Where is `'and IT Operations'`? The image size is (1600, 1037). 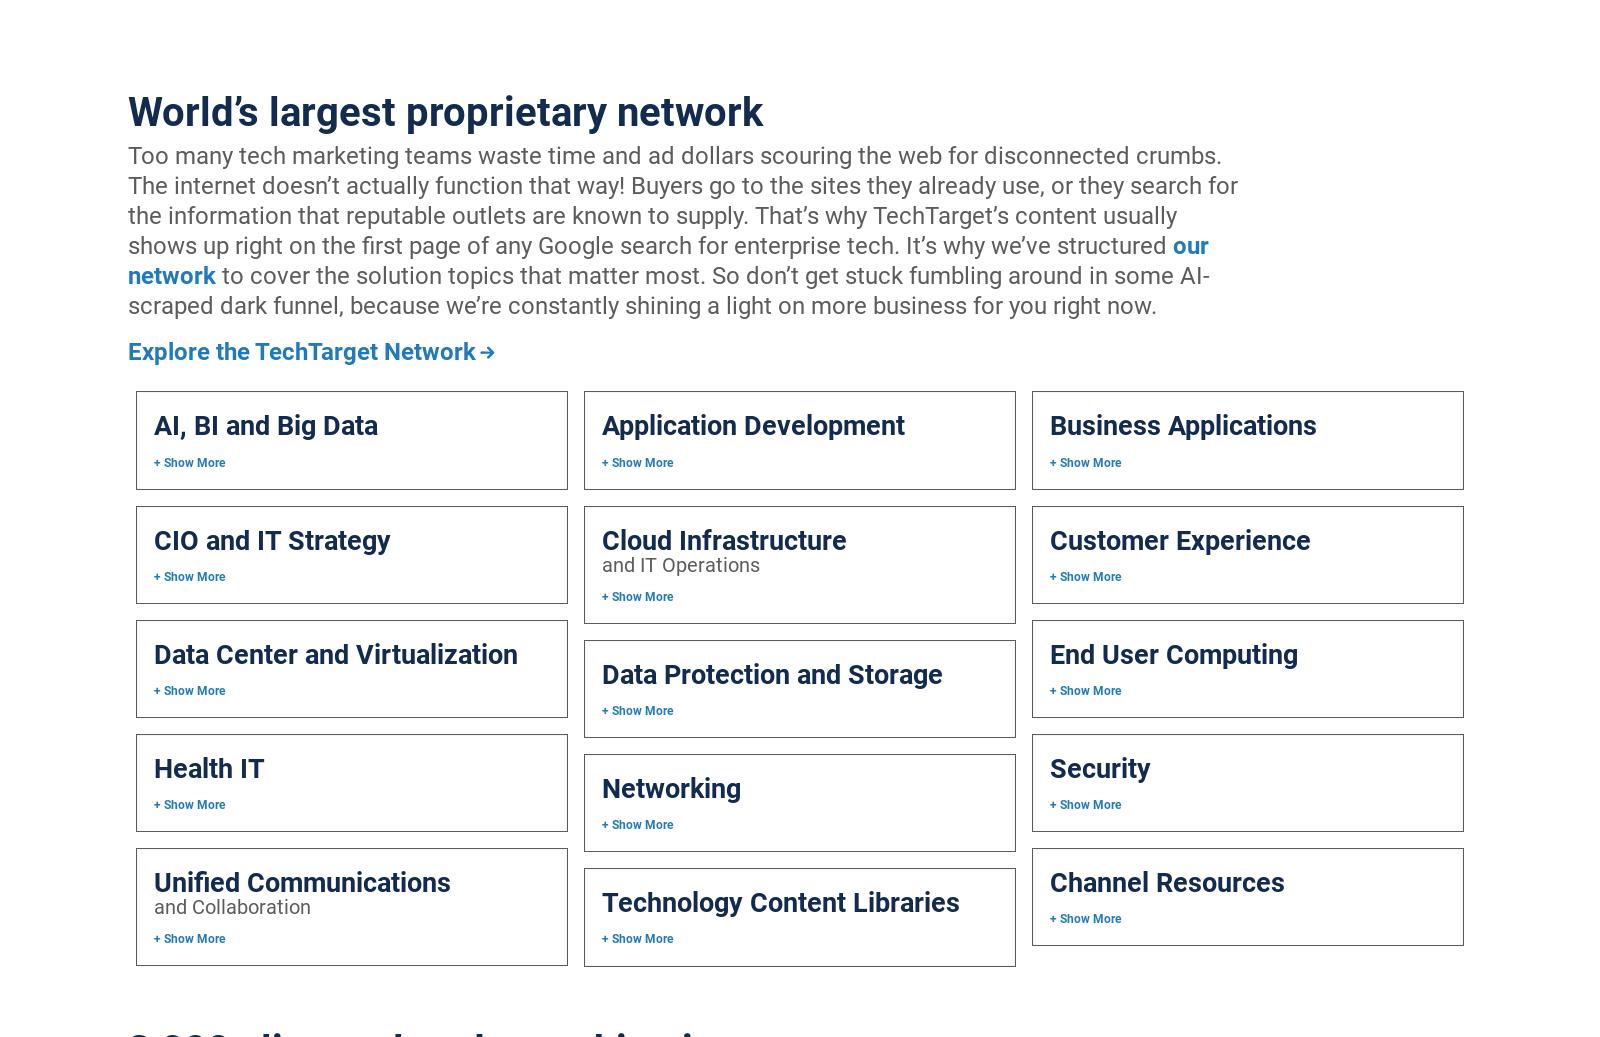
'and IT Operations' is located at coordinates (680, 564).